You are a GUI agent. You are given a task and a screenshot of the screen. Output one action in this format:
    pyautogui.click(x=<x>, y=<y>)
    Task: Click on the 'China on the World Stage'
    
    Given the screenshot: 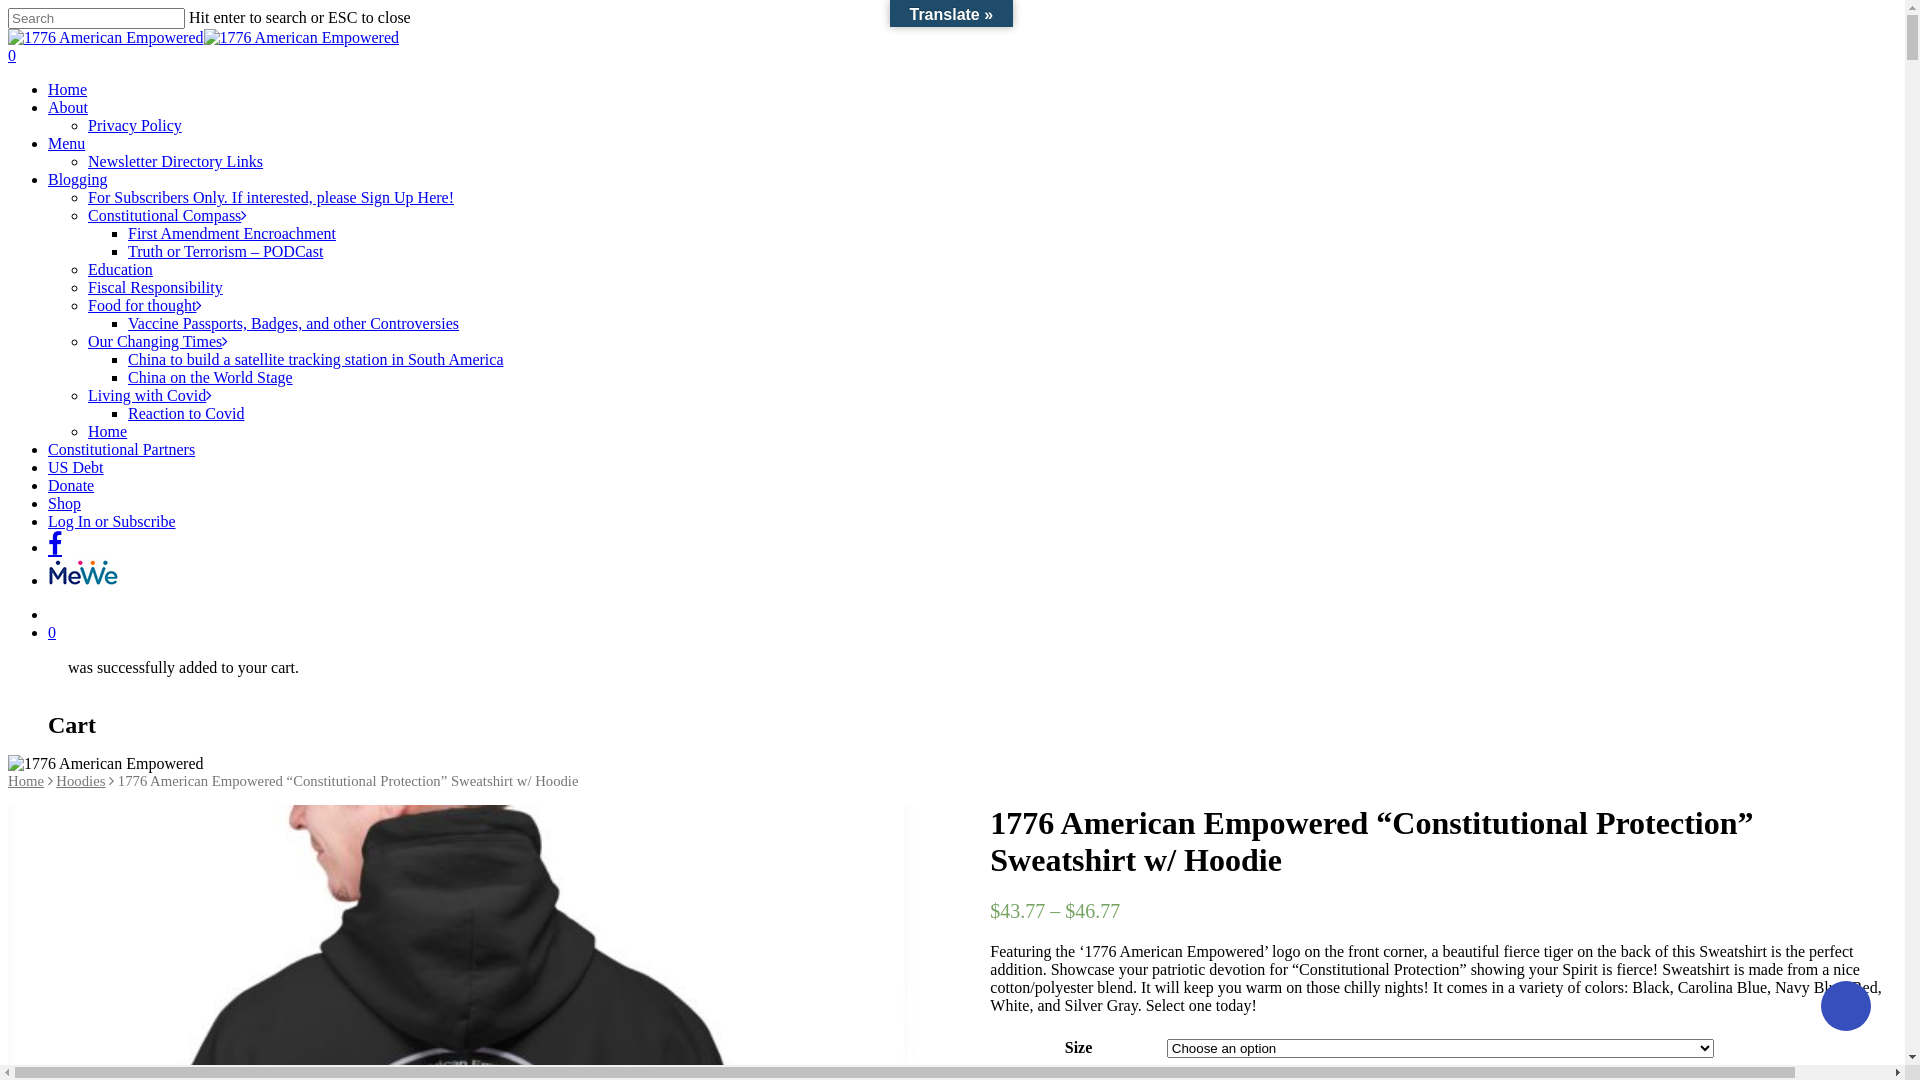 What is the action you would take?
    pyautogui.click(x=210, y=377)
    